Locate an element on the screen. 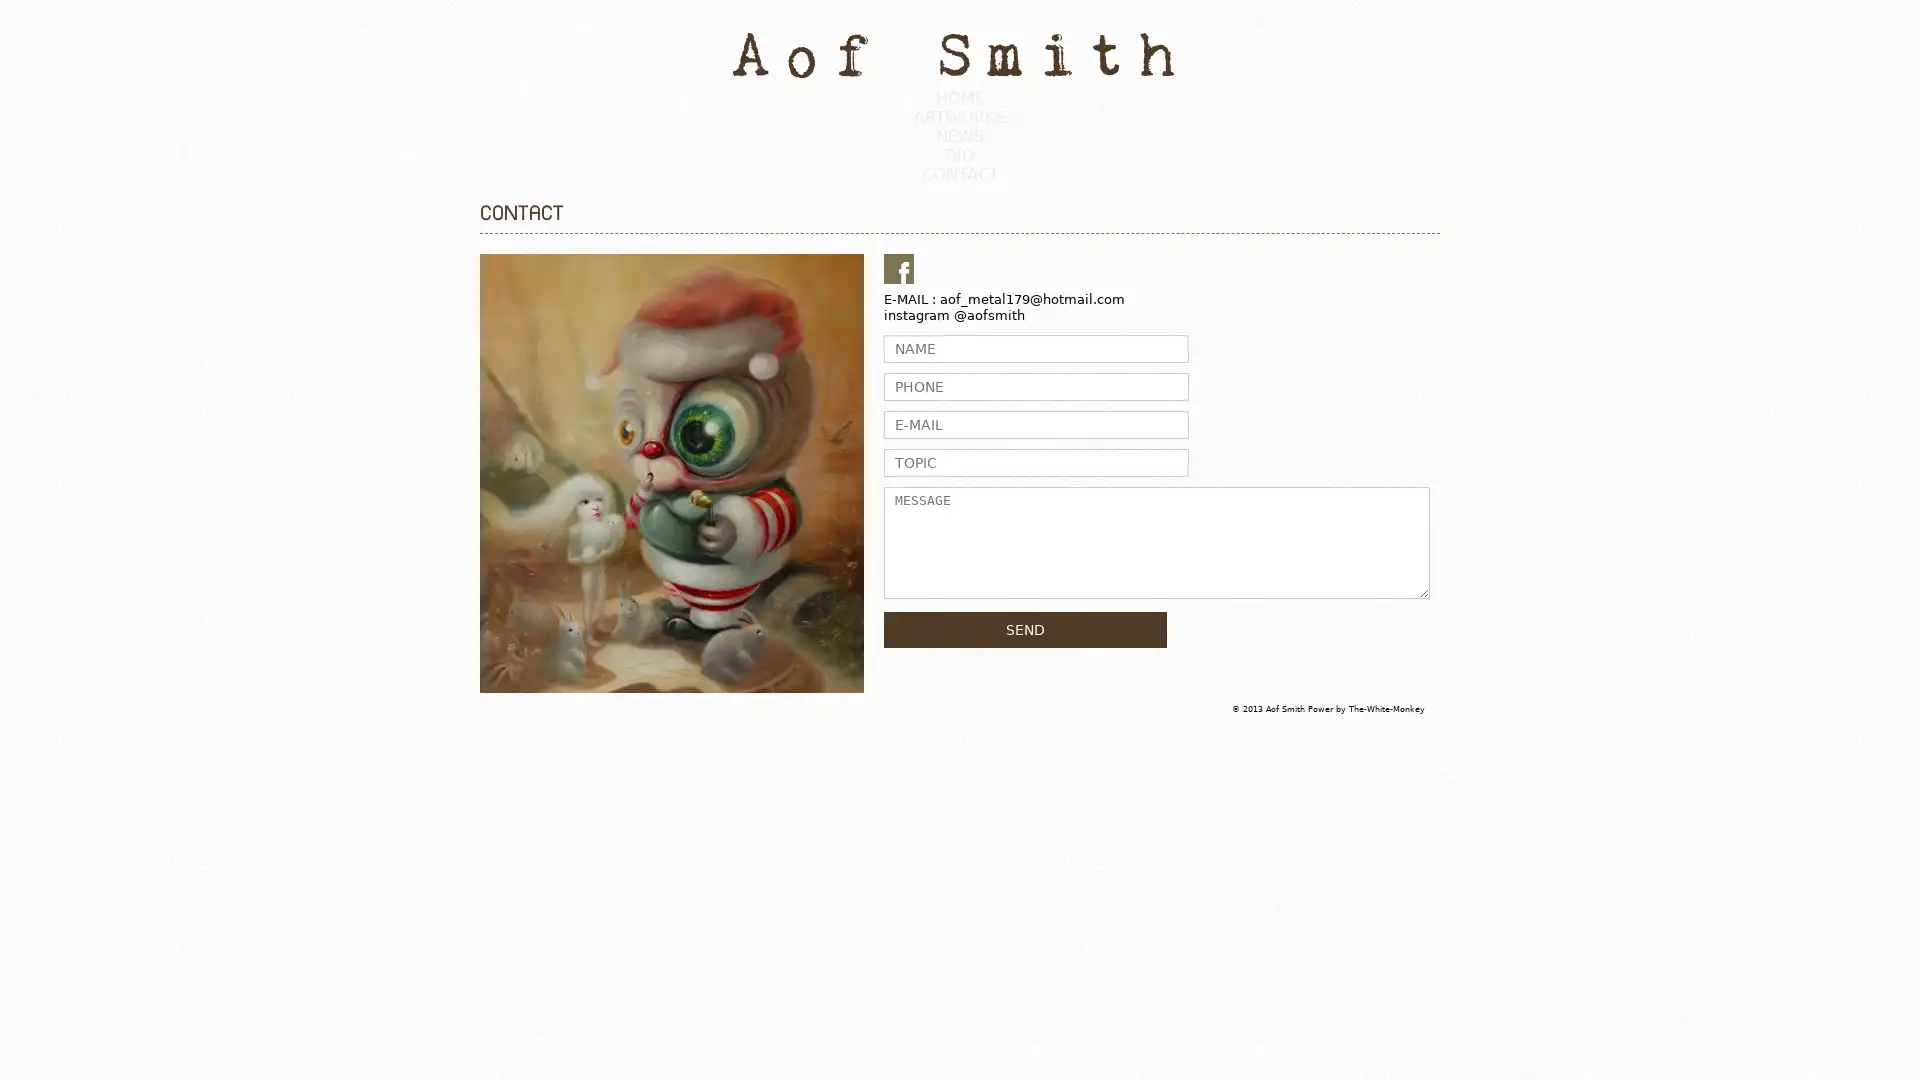 The width and height of the screenshot is (1920, 1080). SEND is located at coordinates (1025, 627).